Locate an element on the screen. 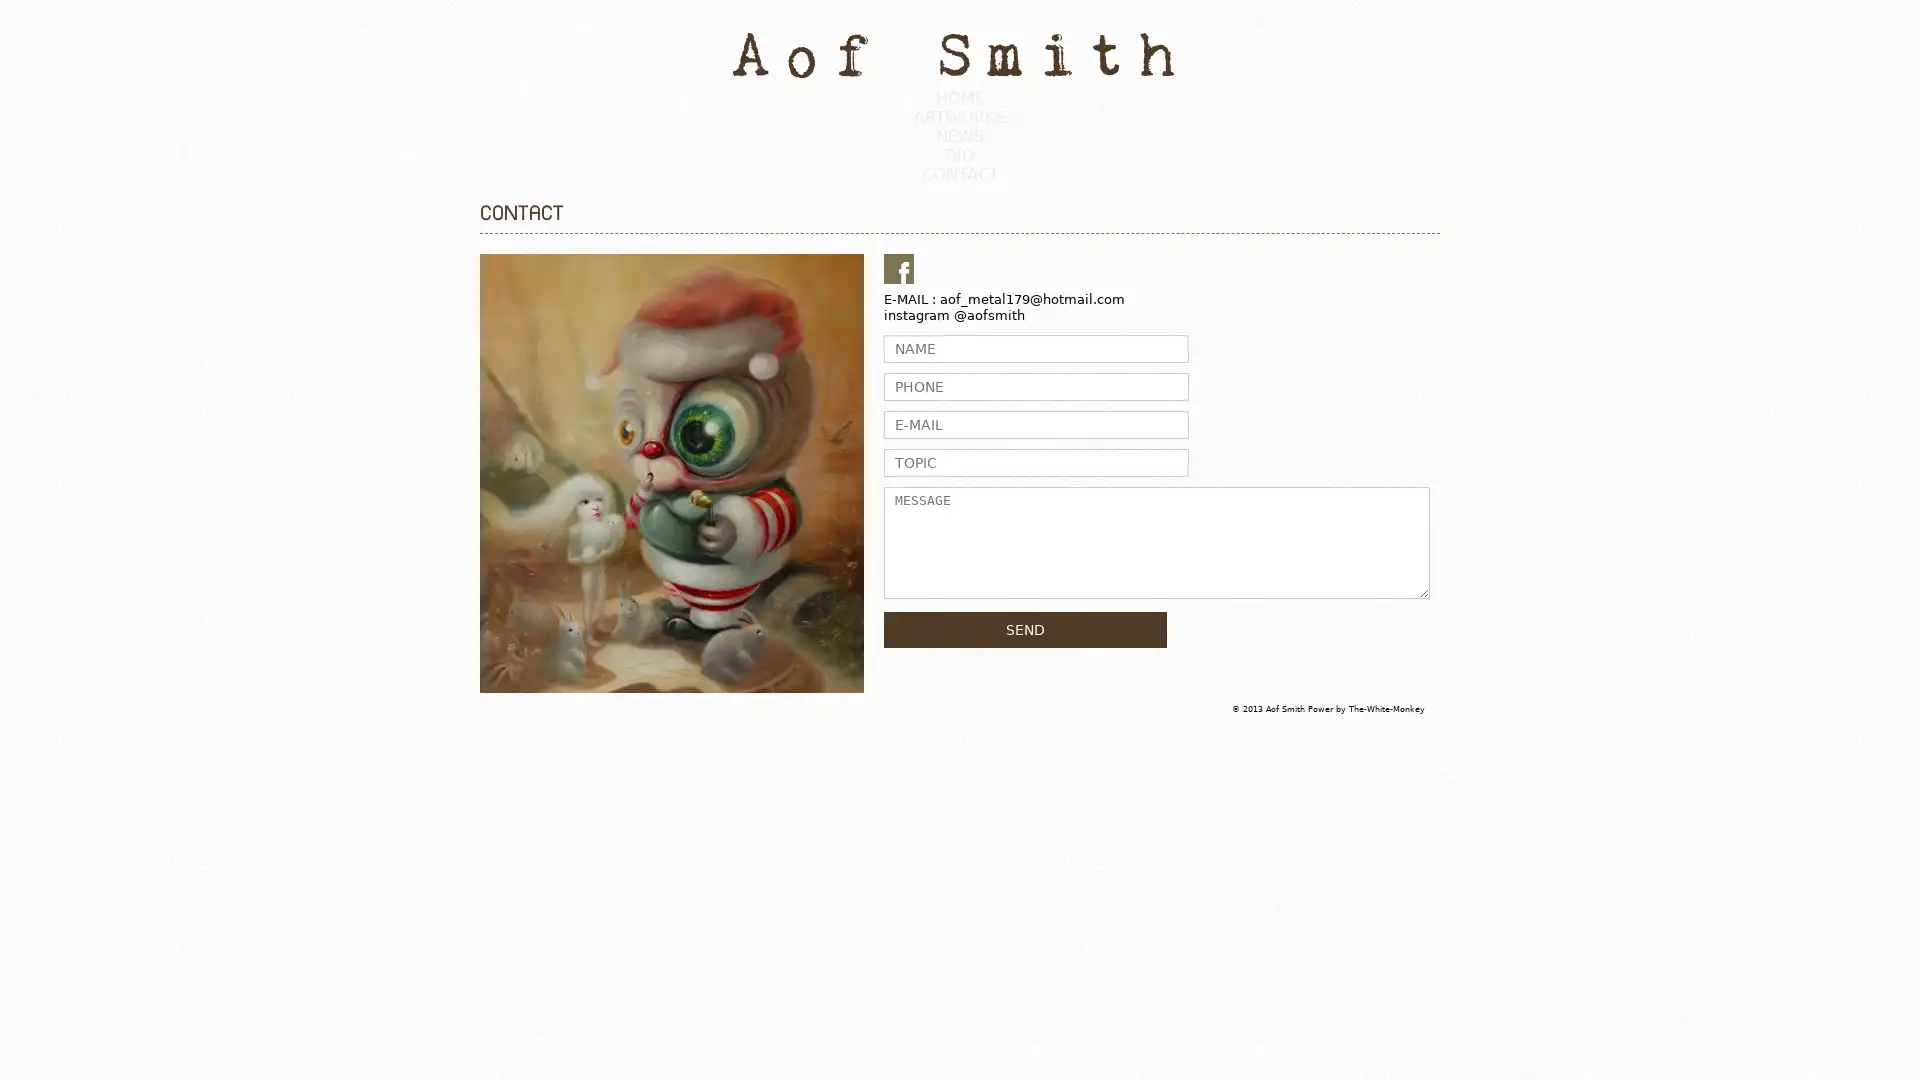 The width and height of the screenshot is (1920, 1080). SEND is located at coordinates (1025, 627).